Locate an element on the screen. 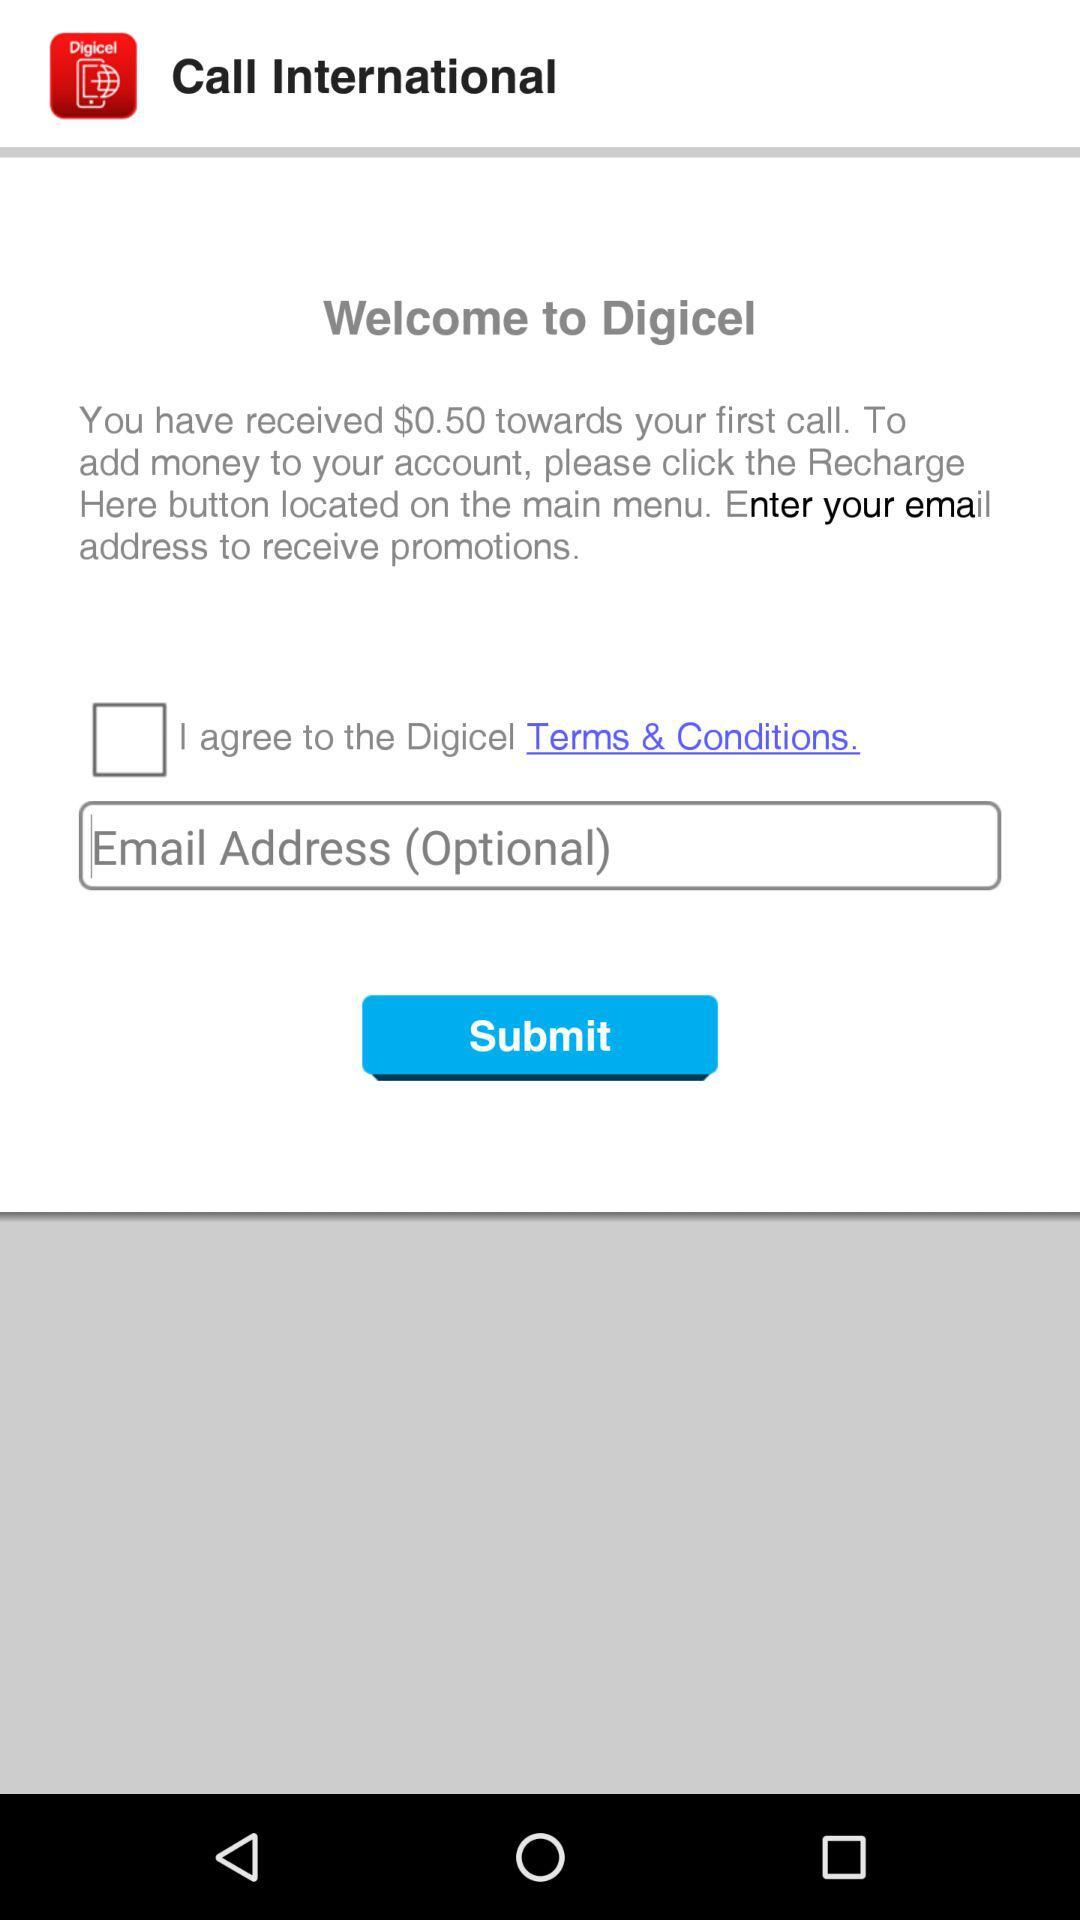 This screenshot has height=1920, width=1080. the icon on the left is located at coordinates (128, 737).